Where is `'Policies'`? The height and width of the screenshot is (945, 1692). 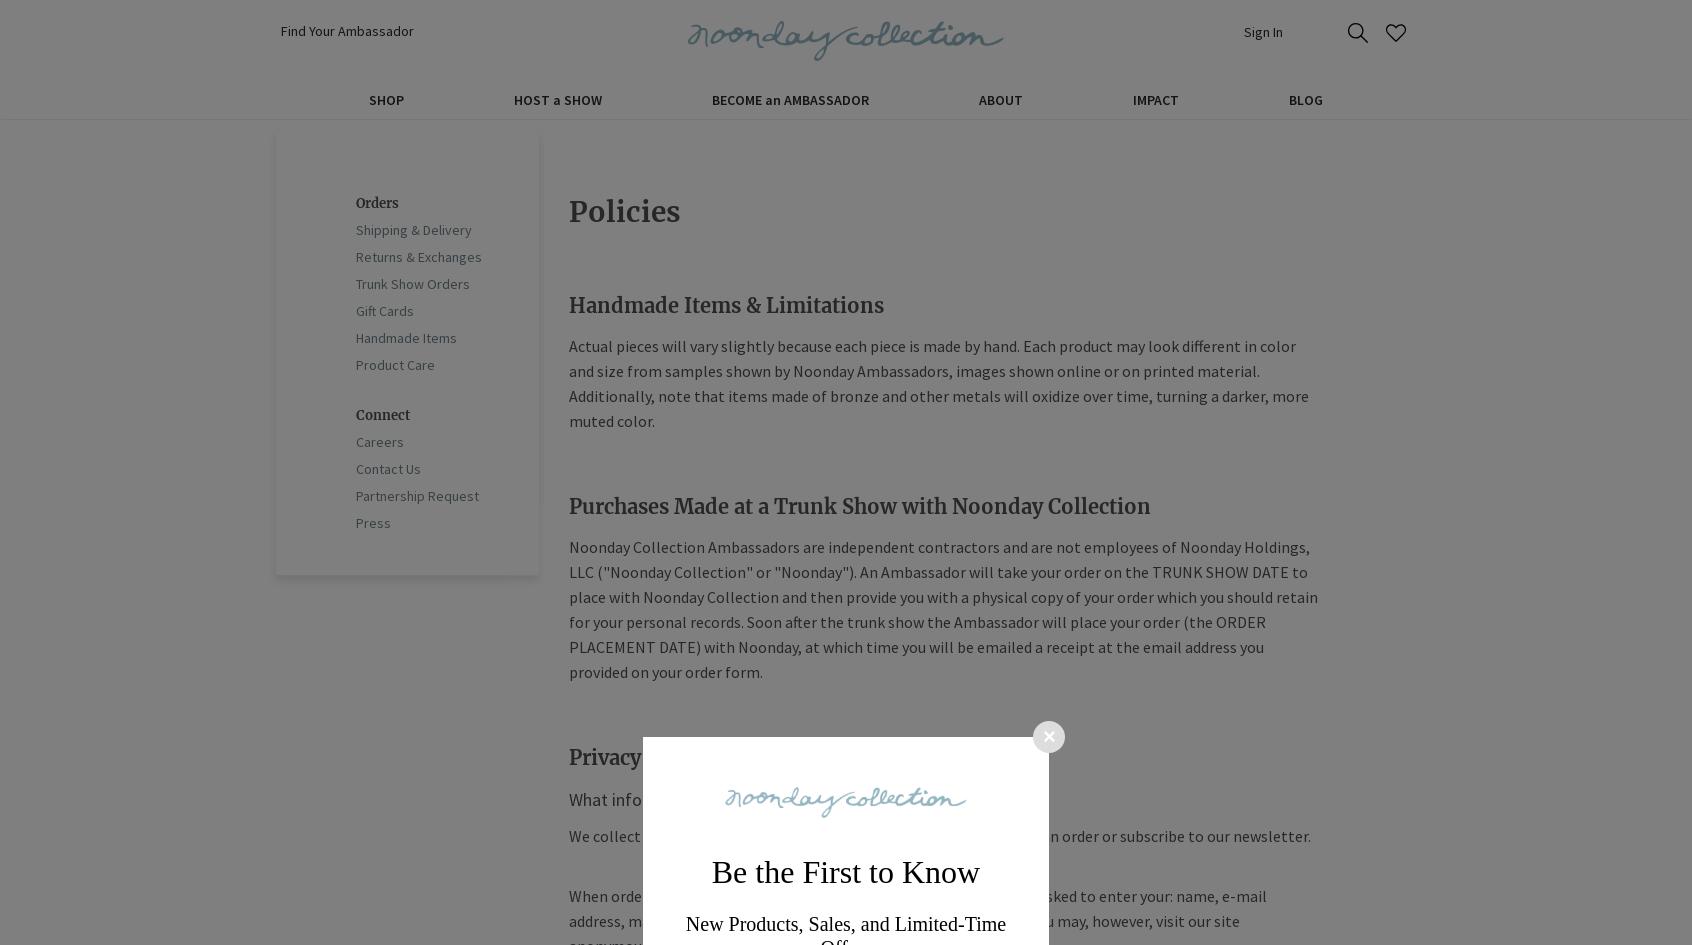 'Policies' is located at coordinates (623, 210).